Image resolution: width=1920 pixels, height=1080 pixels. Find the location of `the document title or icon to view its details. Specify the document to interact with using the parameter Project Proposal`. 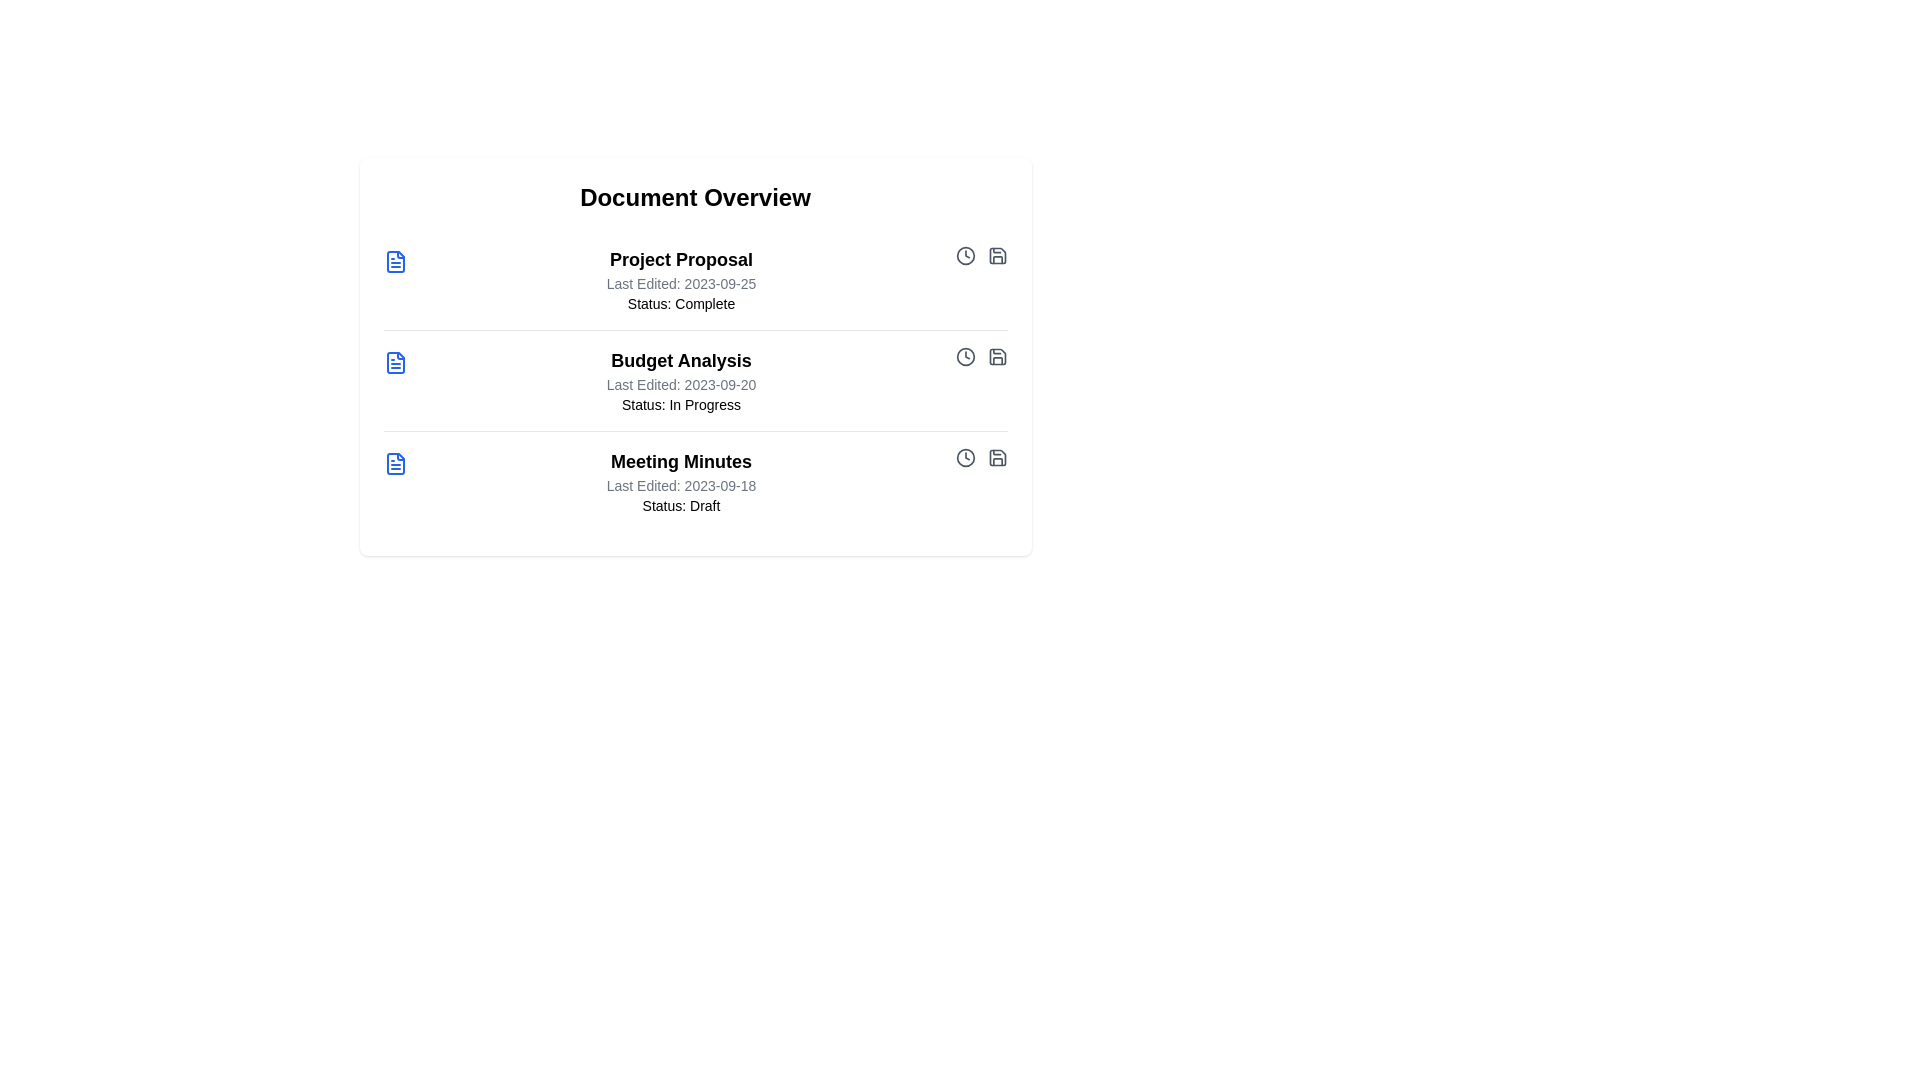

the document title or icon to view its details. Specify the document to interact with using the parameter Project Proposal is located at coordinates (422, 258).